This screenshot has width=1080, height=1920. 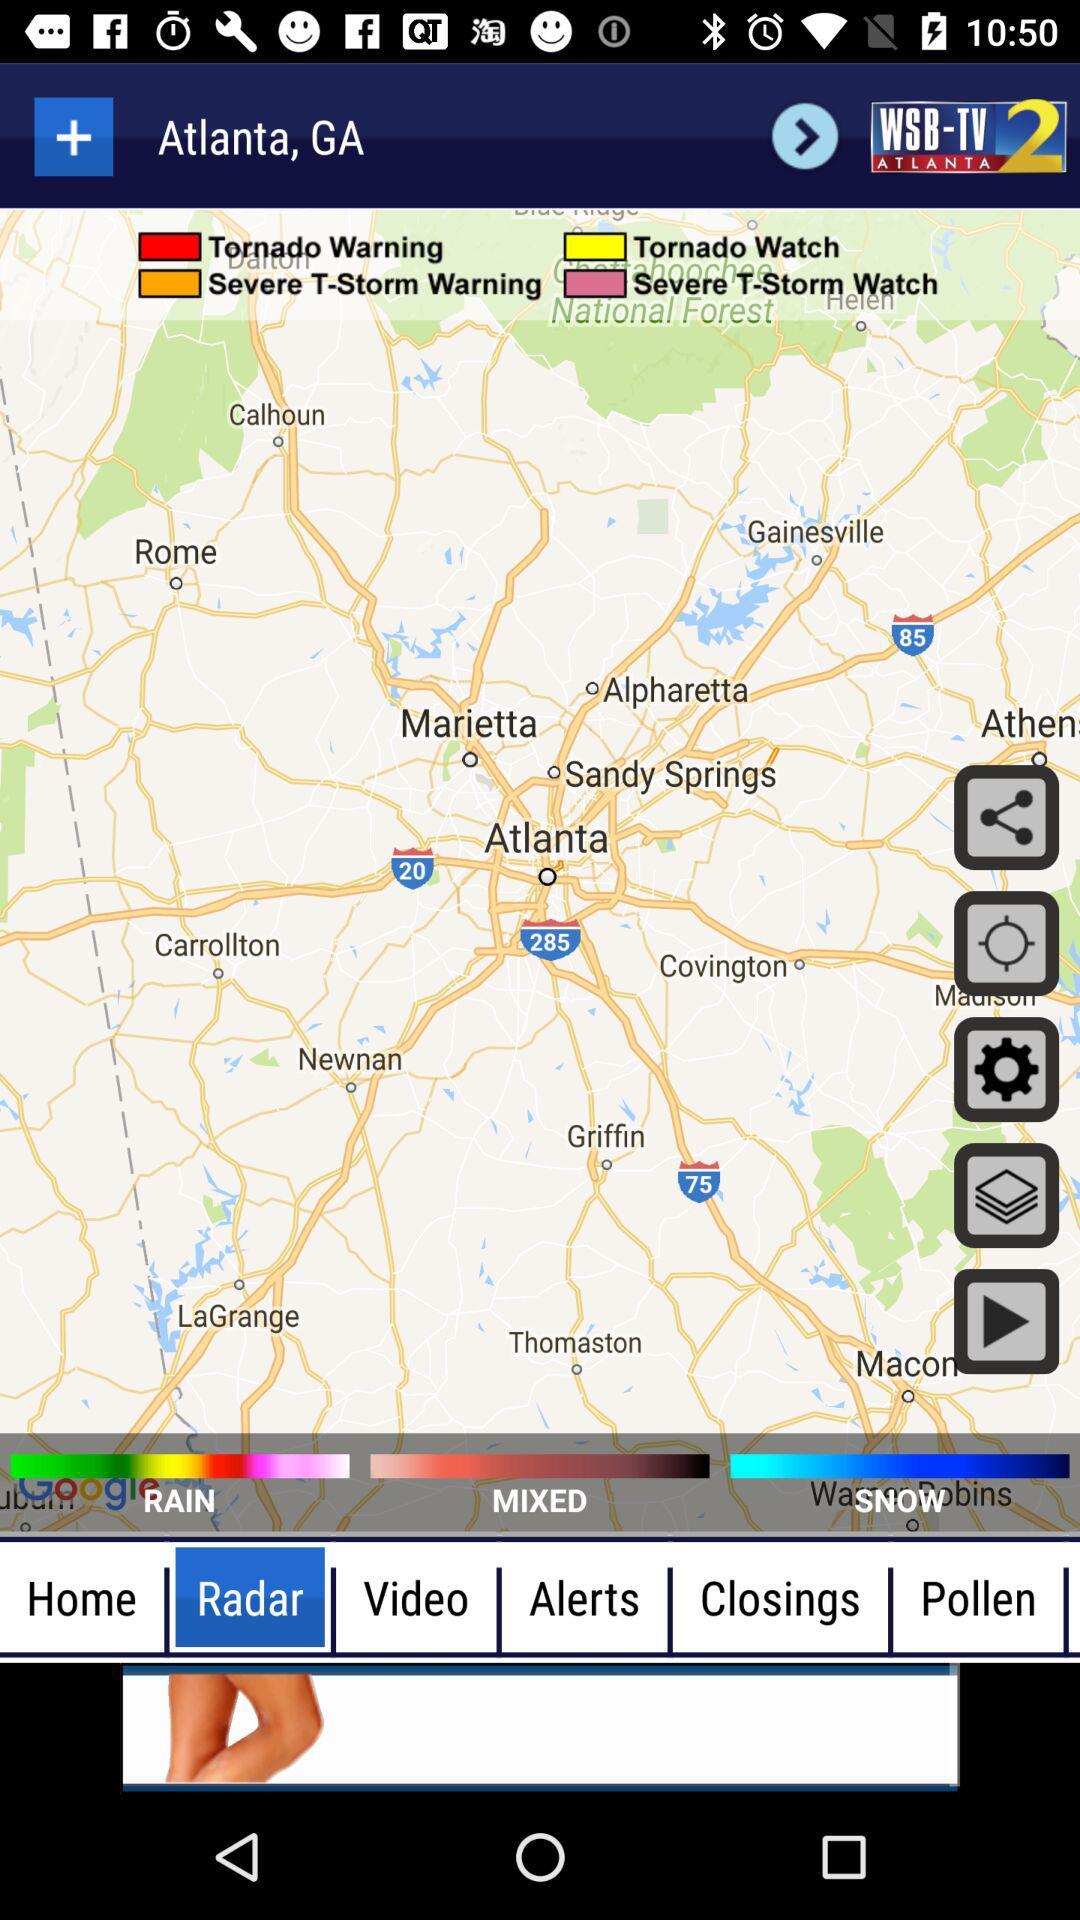 I want to click on homepage, so click(x=967, y=135).